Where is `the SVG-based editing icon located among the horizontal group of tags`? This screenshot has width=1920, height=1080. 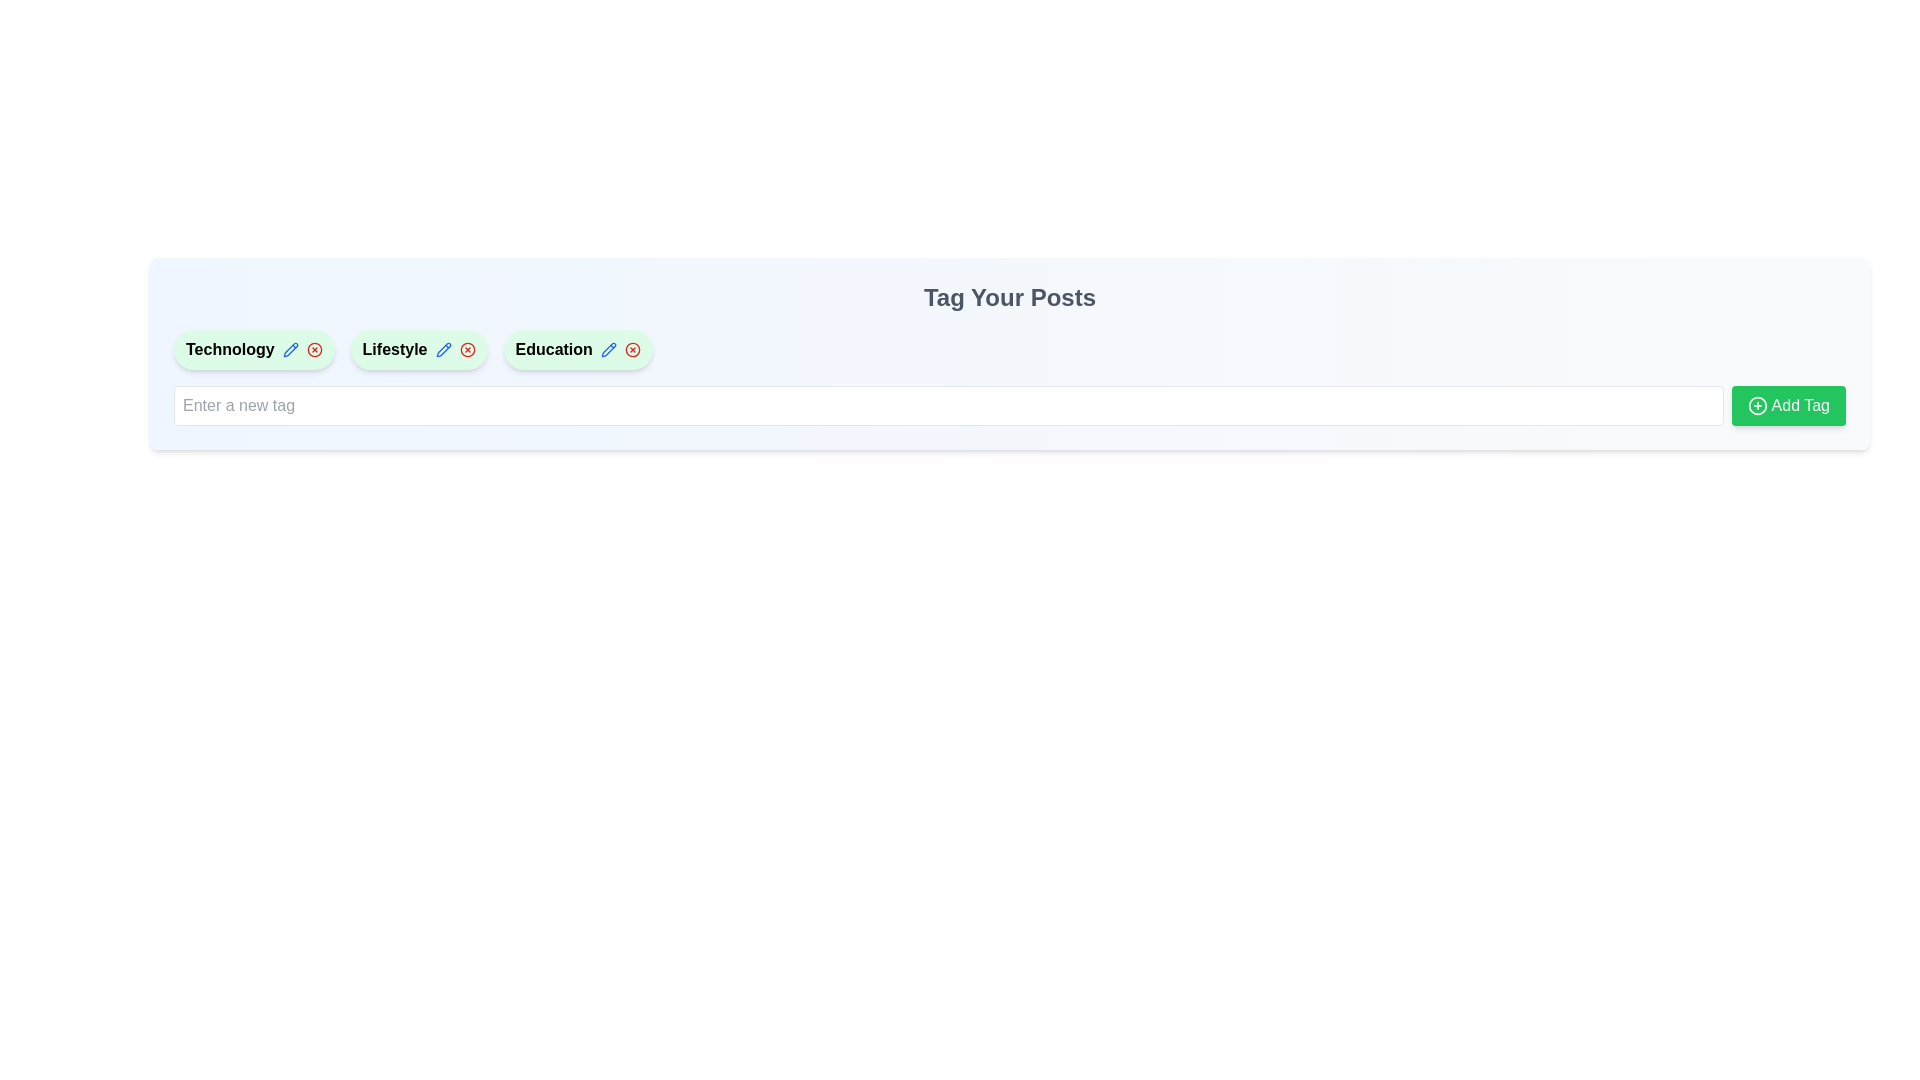
the SVG-based editing icon located among the horizontal group of tags is located at coordinates (607, 349).